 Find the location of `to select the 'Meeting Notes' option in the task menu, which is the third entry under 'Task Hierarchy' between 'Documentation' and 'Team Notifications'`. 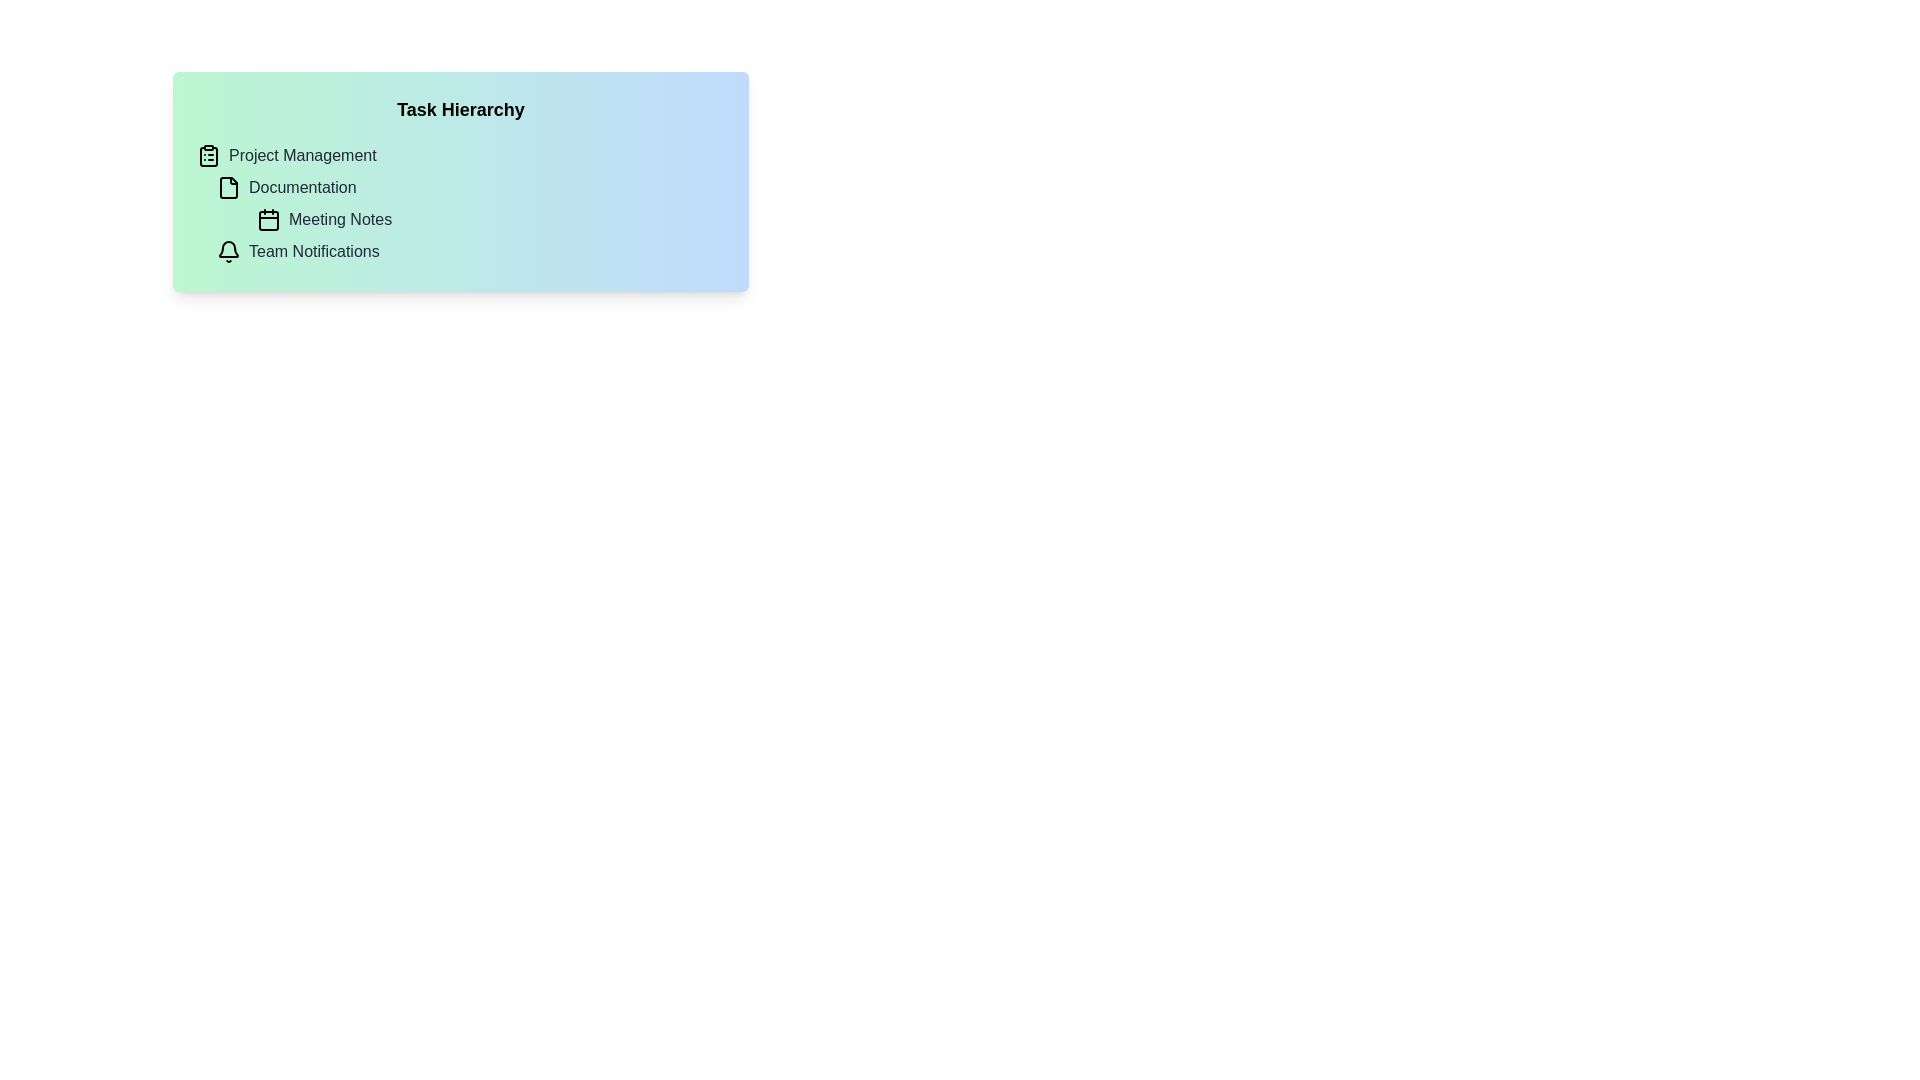

to select the 'Meeting Notes' option in the task menu, which is the third entry under 'Task Hierarchy' between 'Documentation' and 'Team Notifications' is located at coordinates (490, 219).